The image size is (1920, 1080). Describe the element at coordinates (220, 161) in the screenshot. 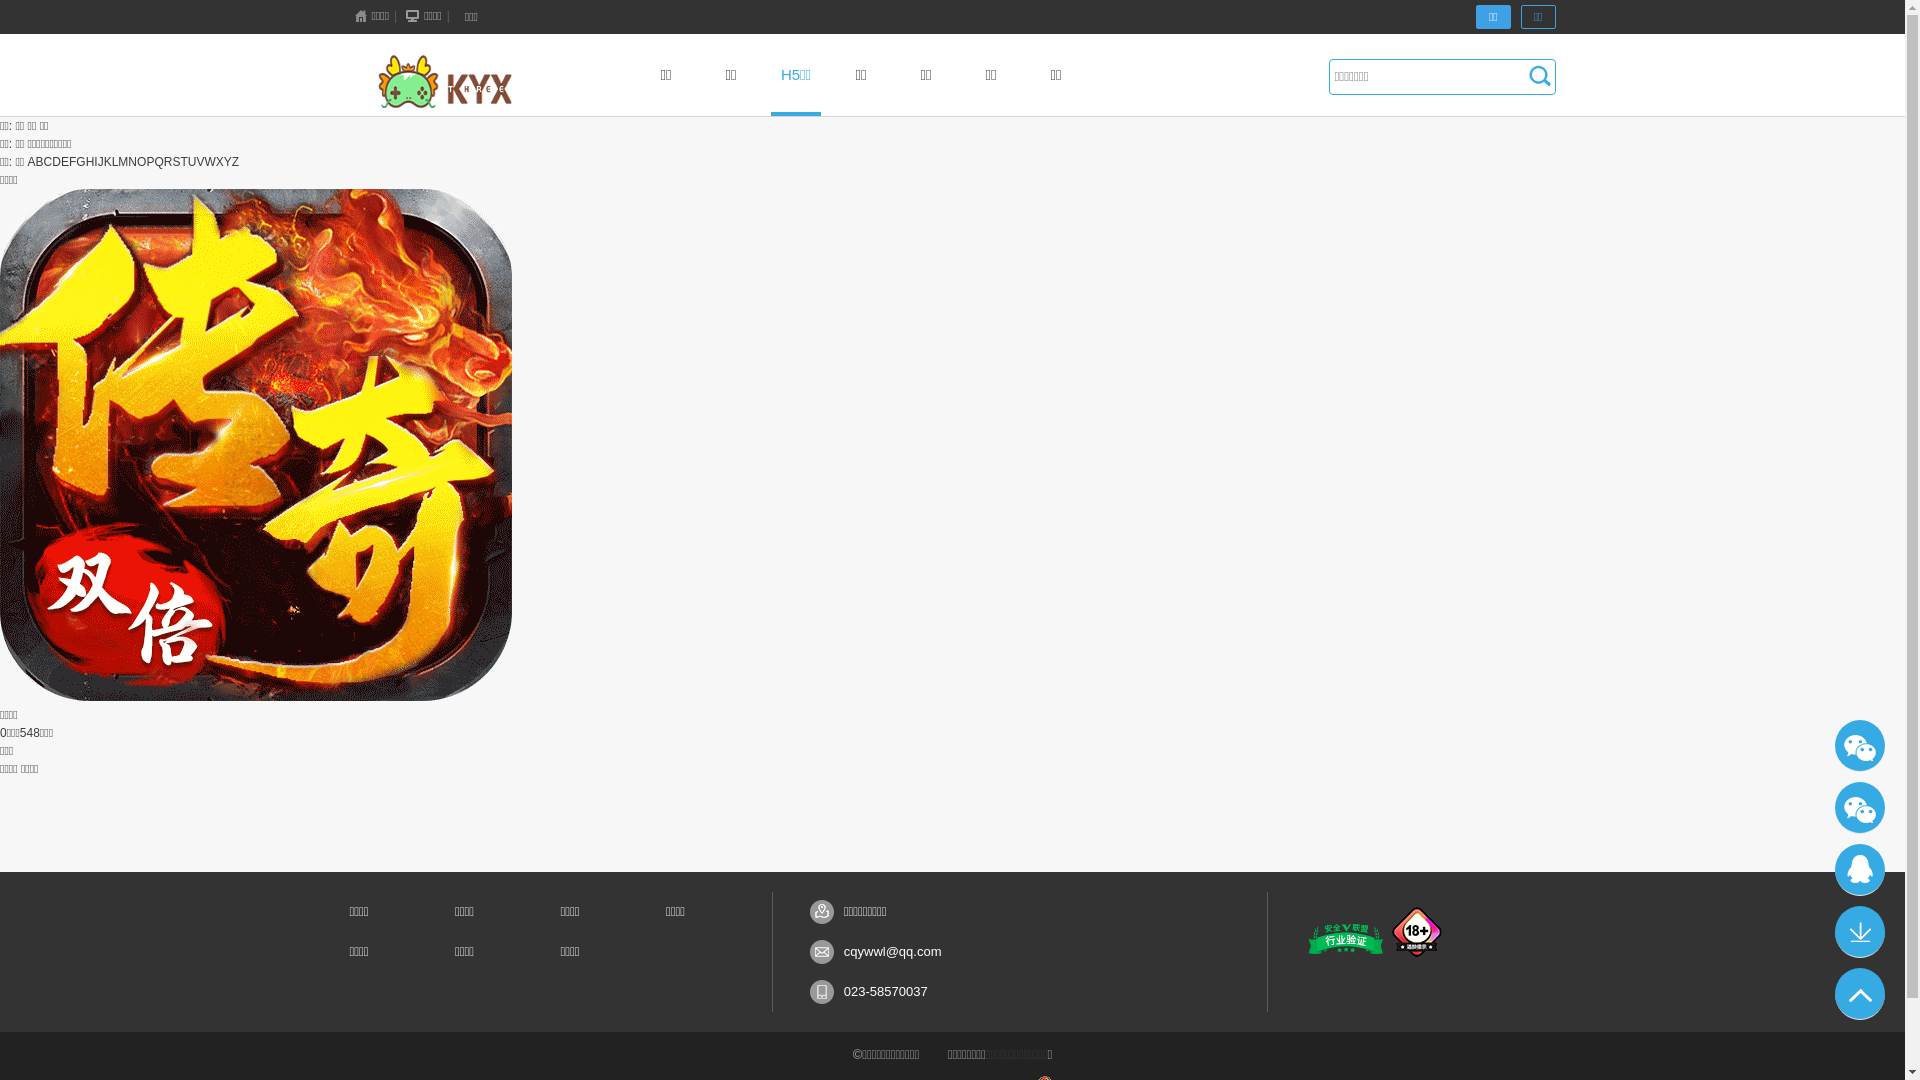

I see `'X'` at that location.